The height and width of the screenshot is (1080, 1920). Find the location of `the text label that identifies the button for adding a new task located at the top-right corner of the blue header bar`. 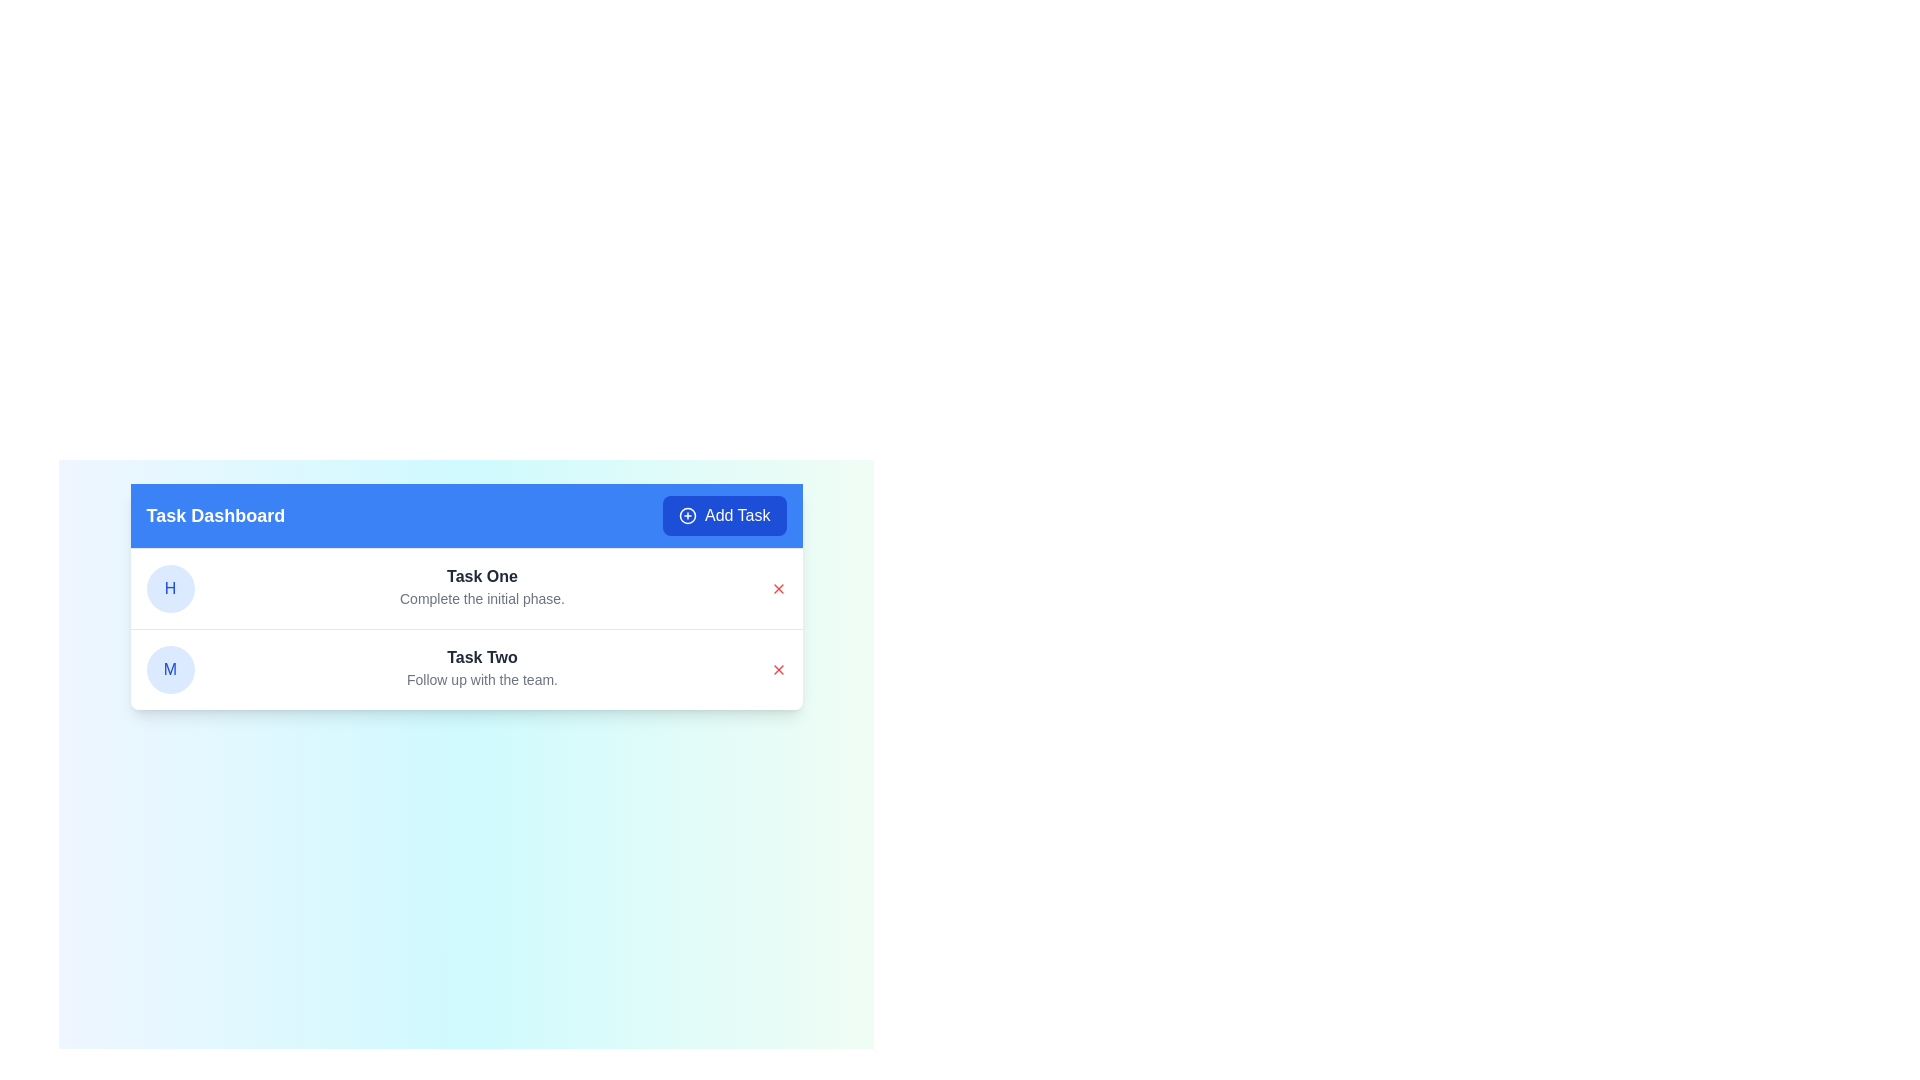

the text label that identifies the button for adding a new task located at the top-right corner of the blue header bar is located at coordinates (736, 515).